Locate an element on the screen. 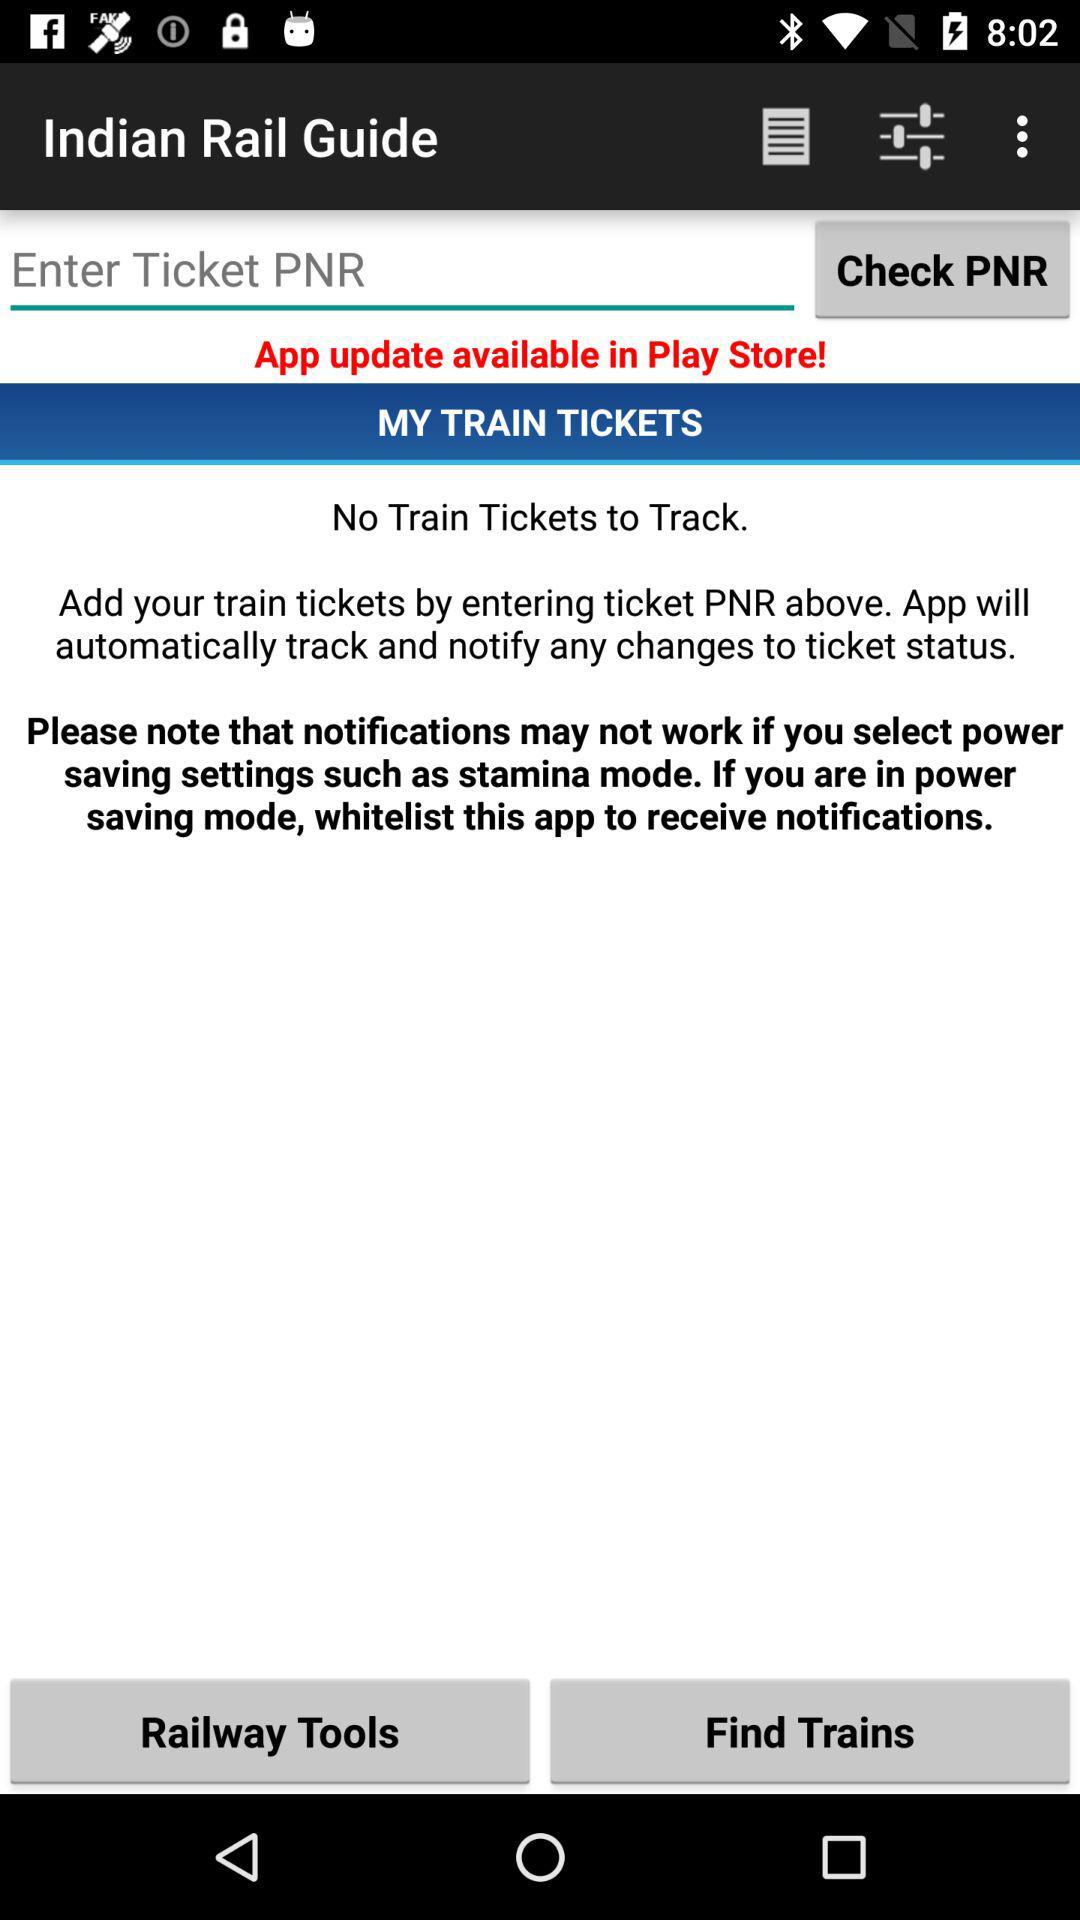  item above the check pnr item is located at coordinates (1027, 135).